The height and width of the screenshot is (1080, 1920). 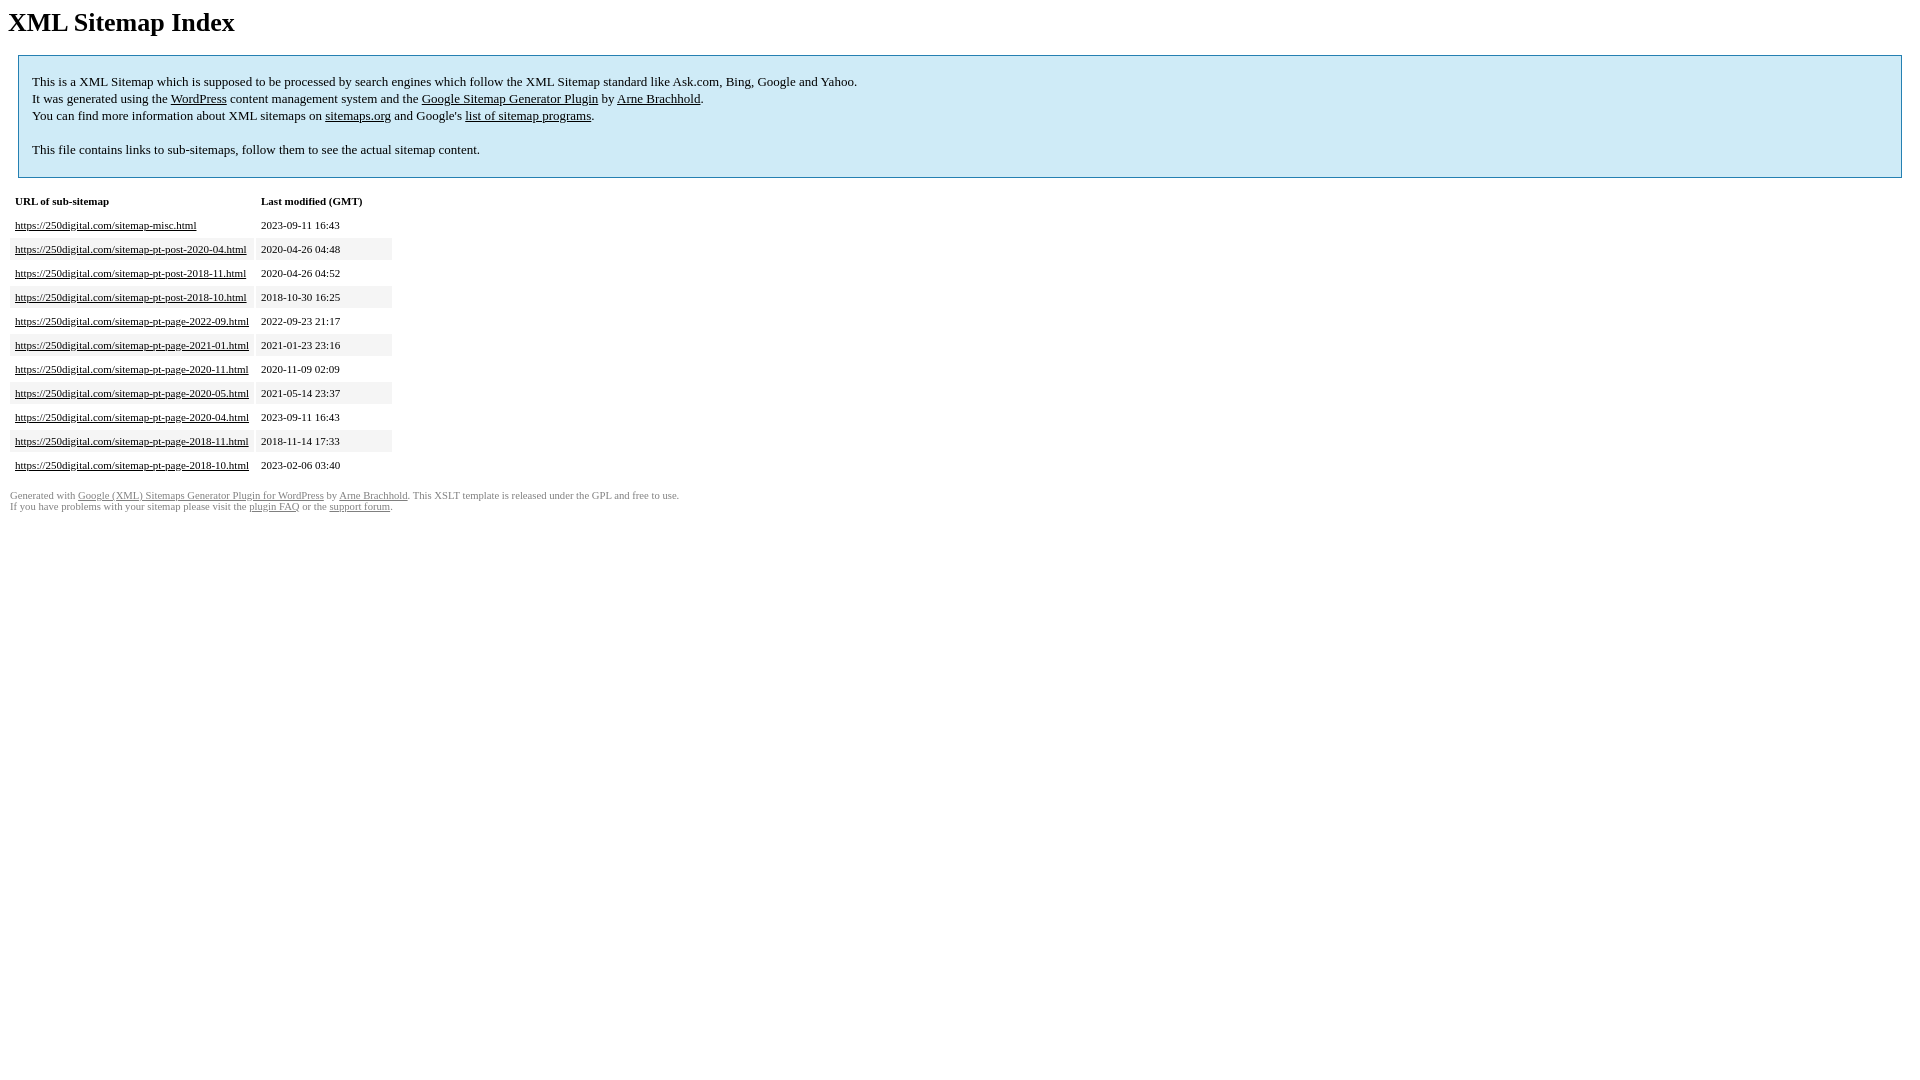 I want to click on 'https://250digital.com/sitemap-pt-post-2020-04.html', so click(x=129, y=248).